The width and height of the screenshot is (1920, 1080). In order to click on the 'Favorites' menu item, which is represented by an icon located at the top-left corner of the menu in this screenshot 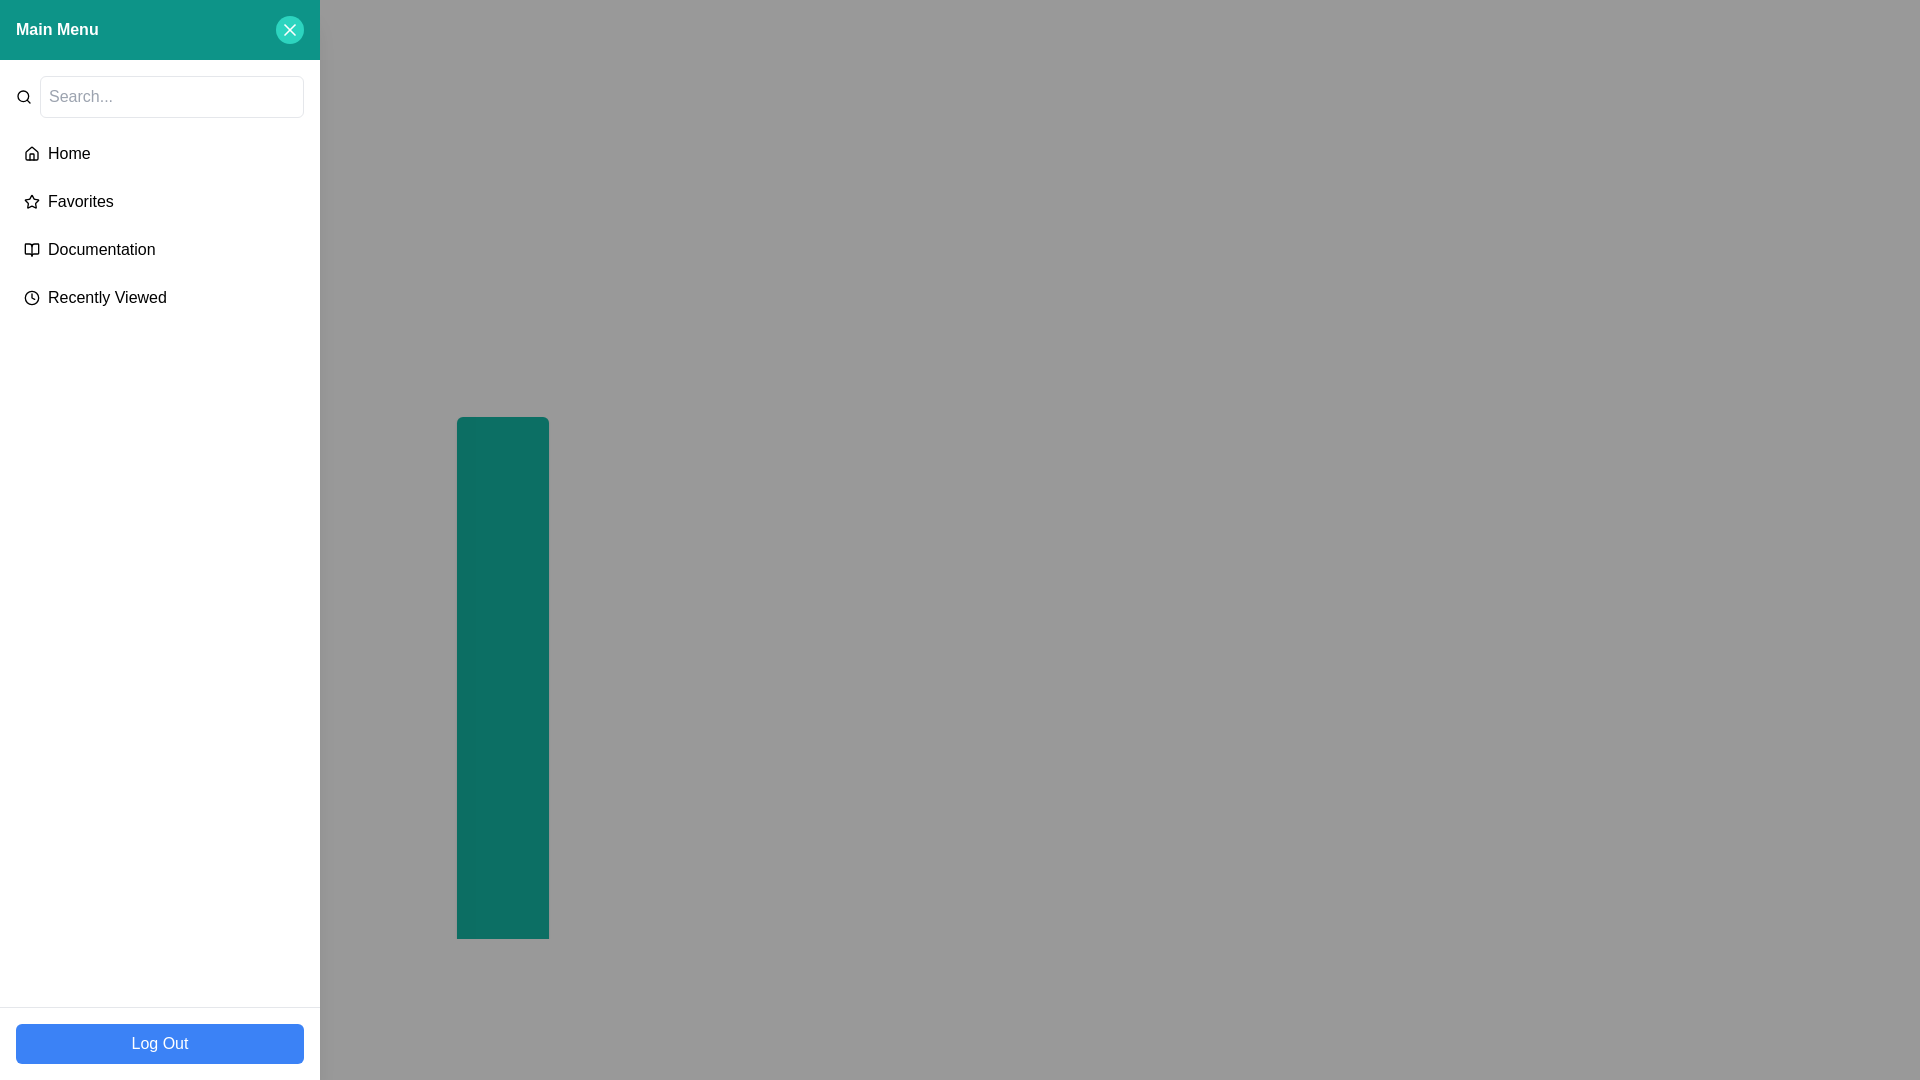, I will do `click(32, 201)`.